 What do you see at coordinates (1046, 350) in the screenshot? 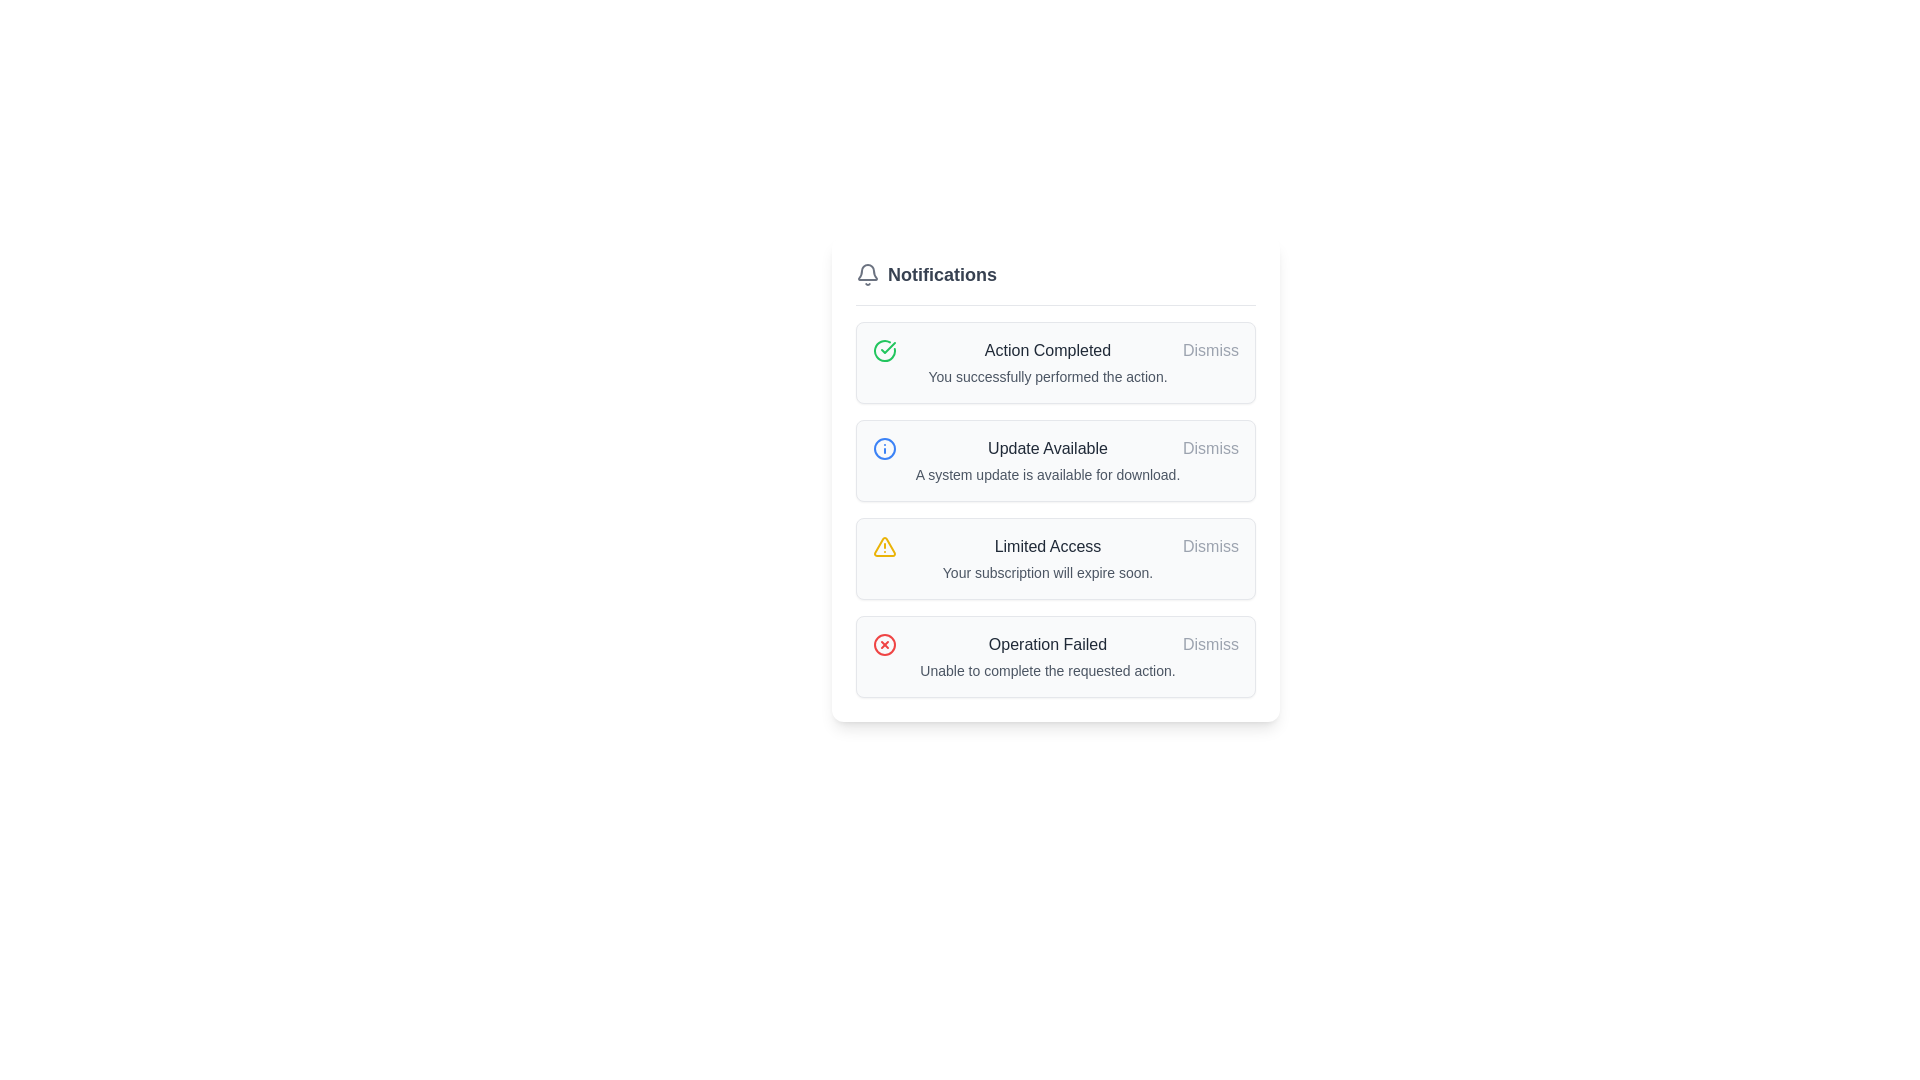
I see `text label that serves as the title for the notification message, located in the topmost card of a vertical list of notifications` at bounding box center [1046, 350].